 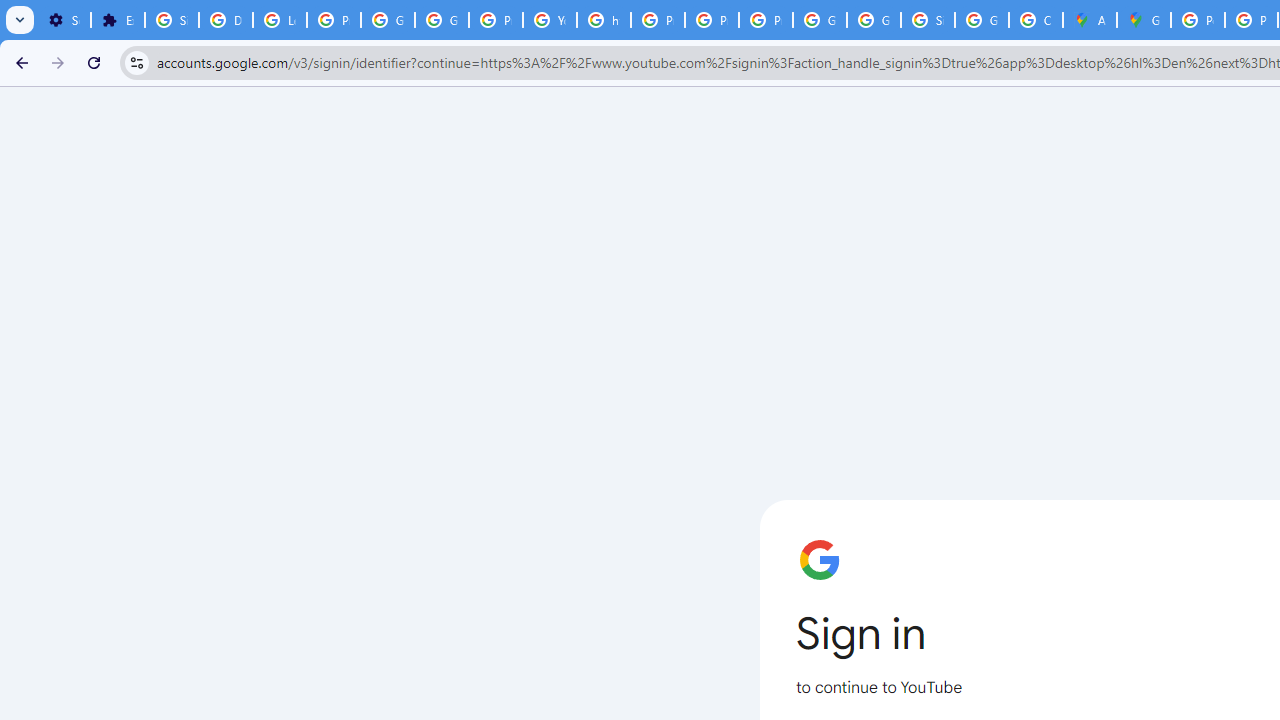 I want to click on 'YouTube', so click(x=550, y=20).